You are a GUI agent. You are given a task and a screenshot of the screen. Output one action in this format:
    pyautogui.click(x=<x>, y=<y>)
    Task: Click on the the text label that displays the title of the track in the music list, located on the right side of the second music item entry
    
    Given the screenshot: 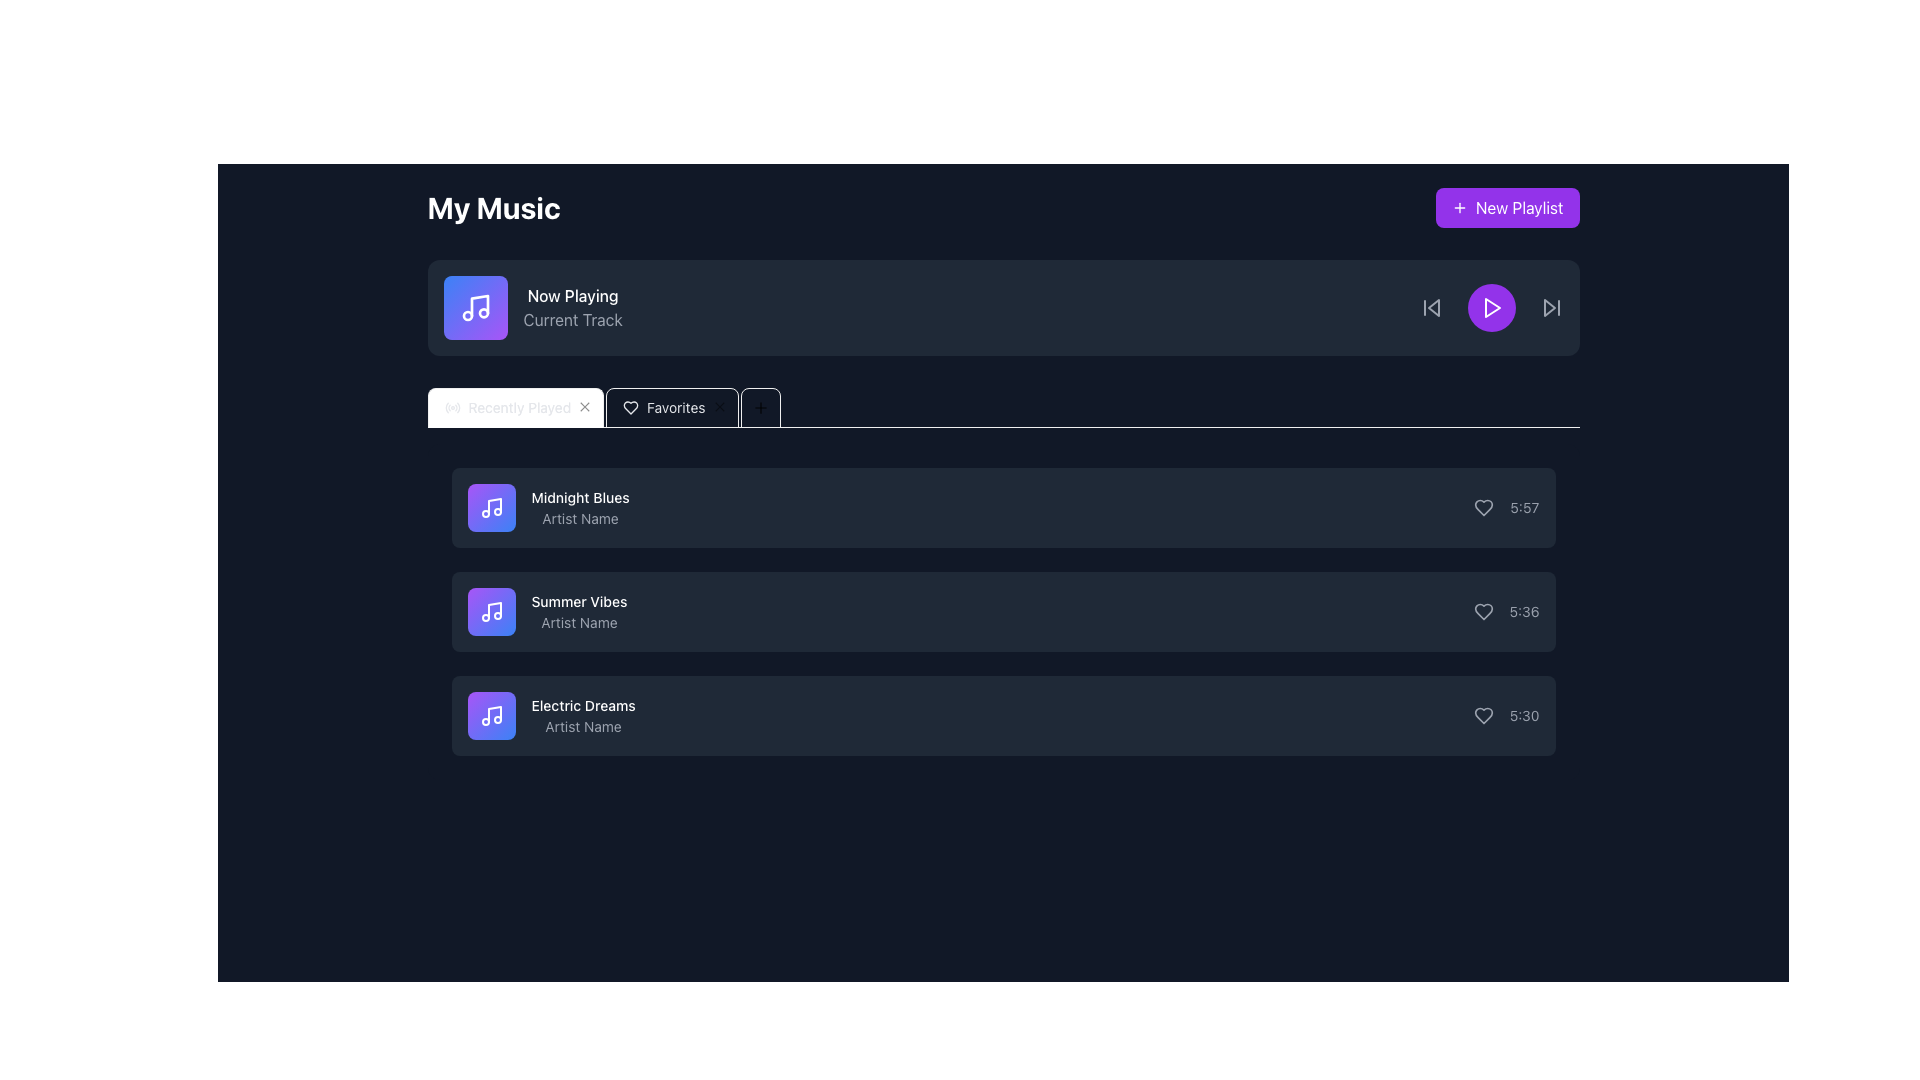 What is the action you would take?
    pyautogui.click(x=578, y=600)
    